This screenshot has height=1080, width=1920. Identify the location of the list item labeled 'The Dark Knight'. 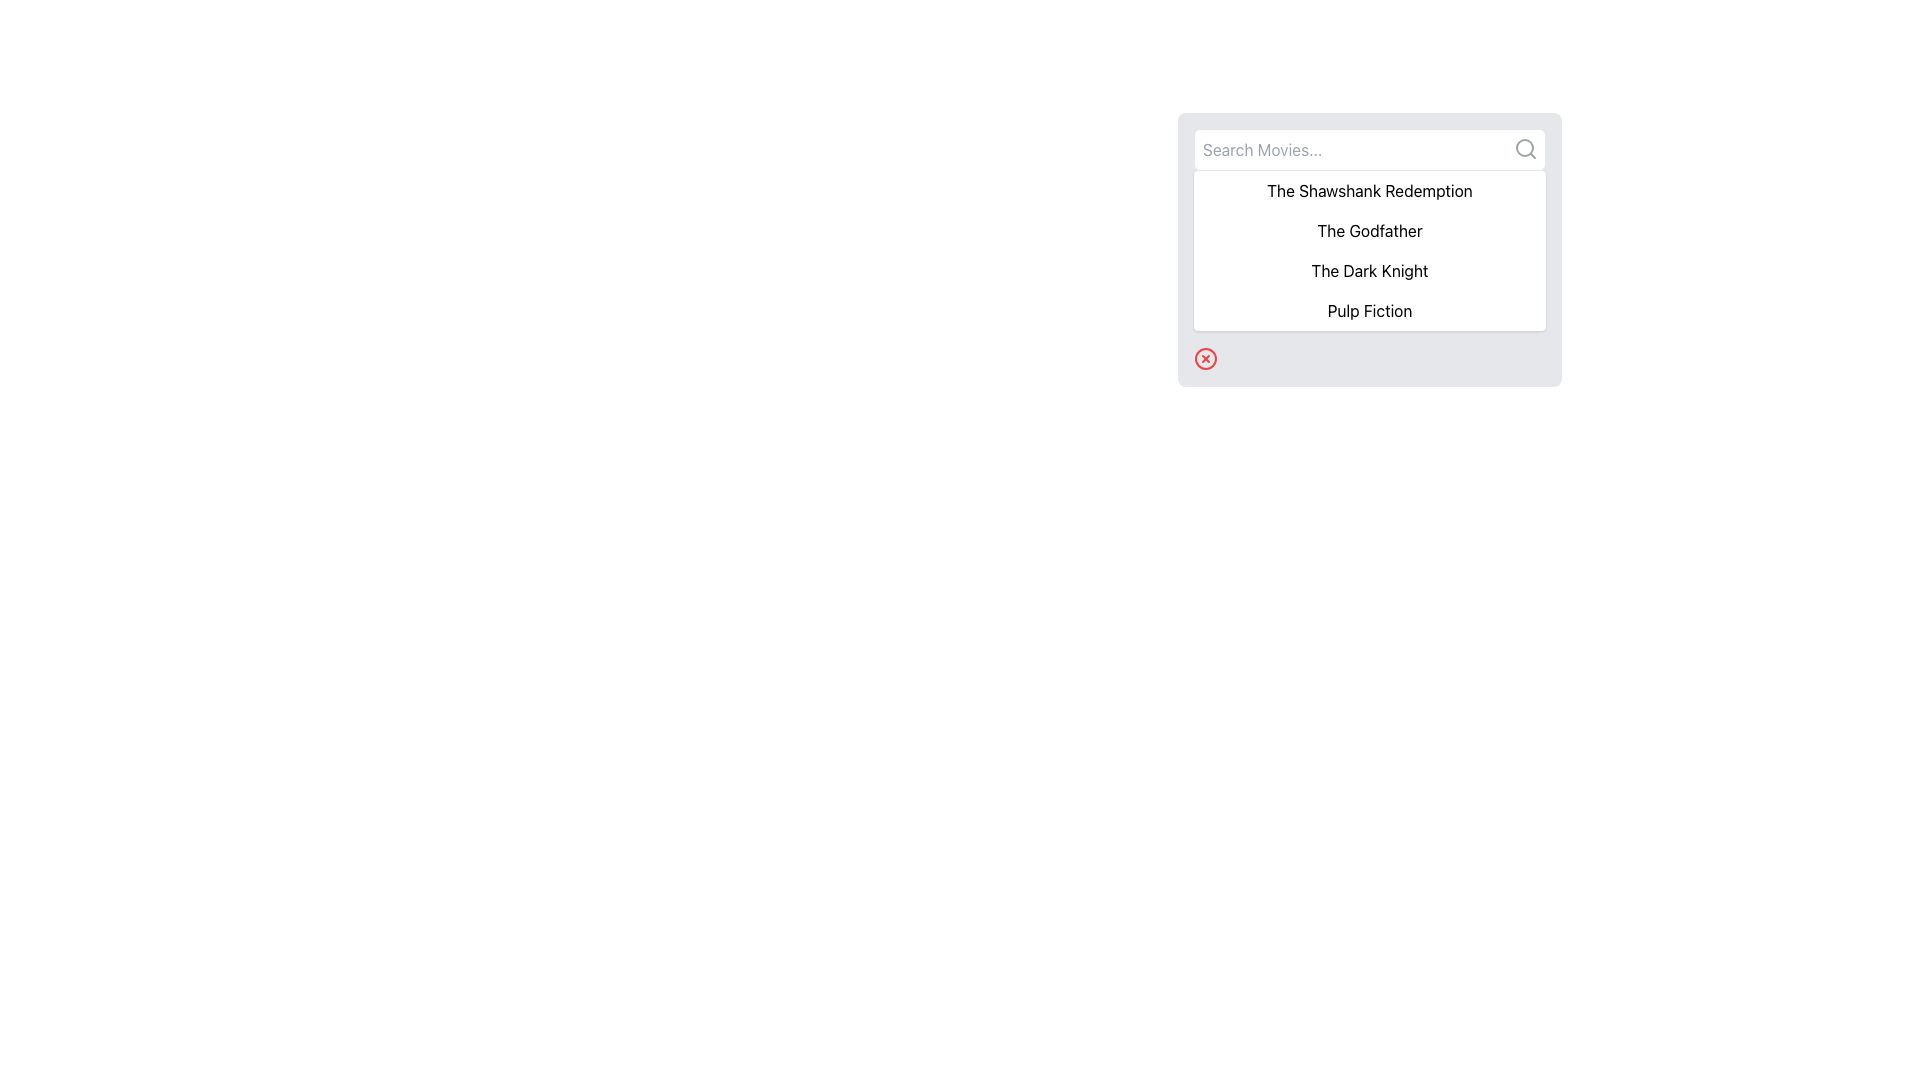
(1368, 270).